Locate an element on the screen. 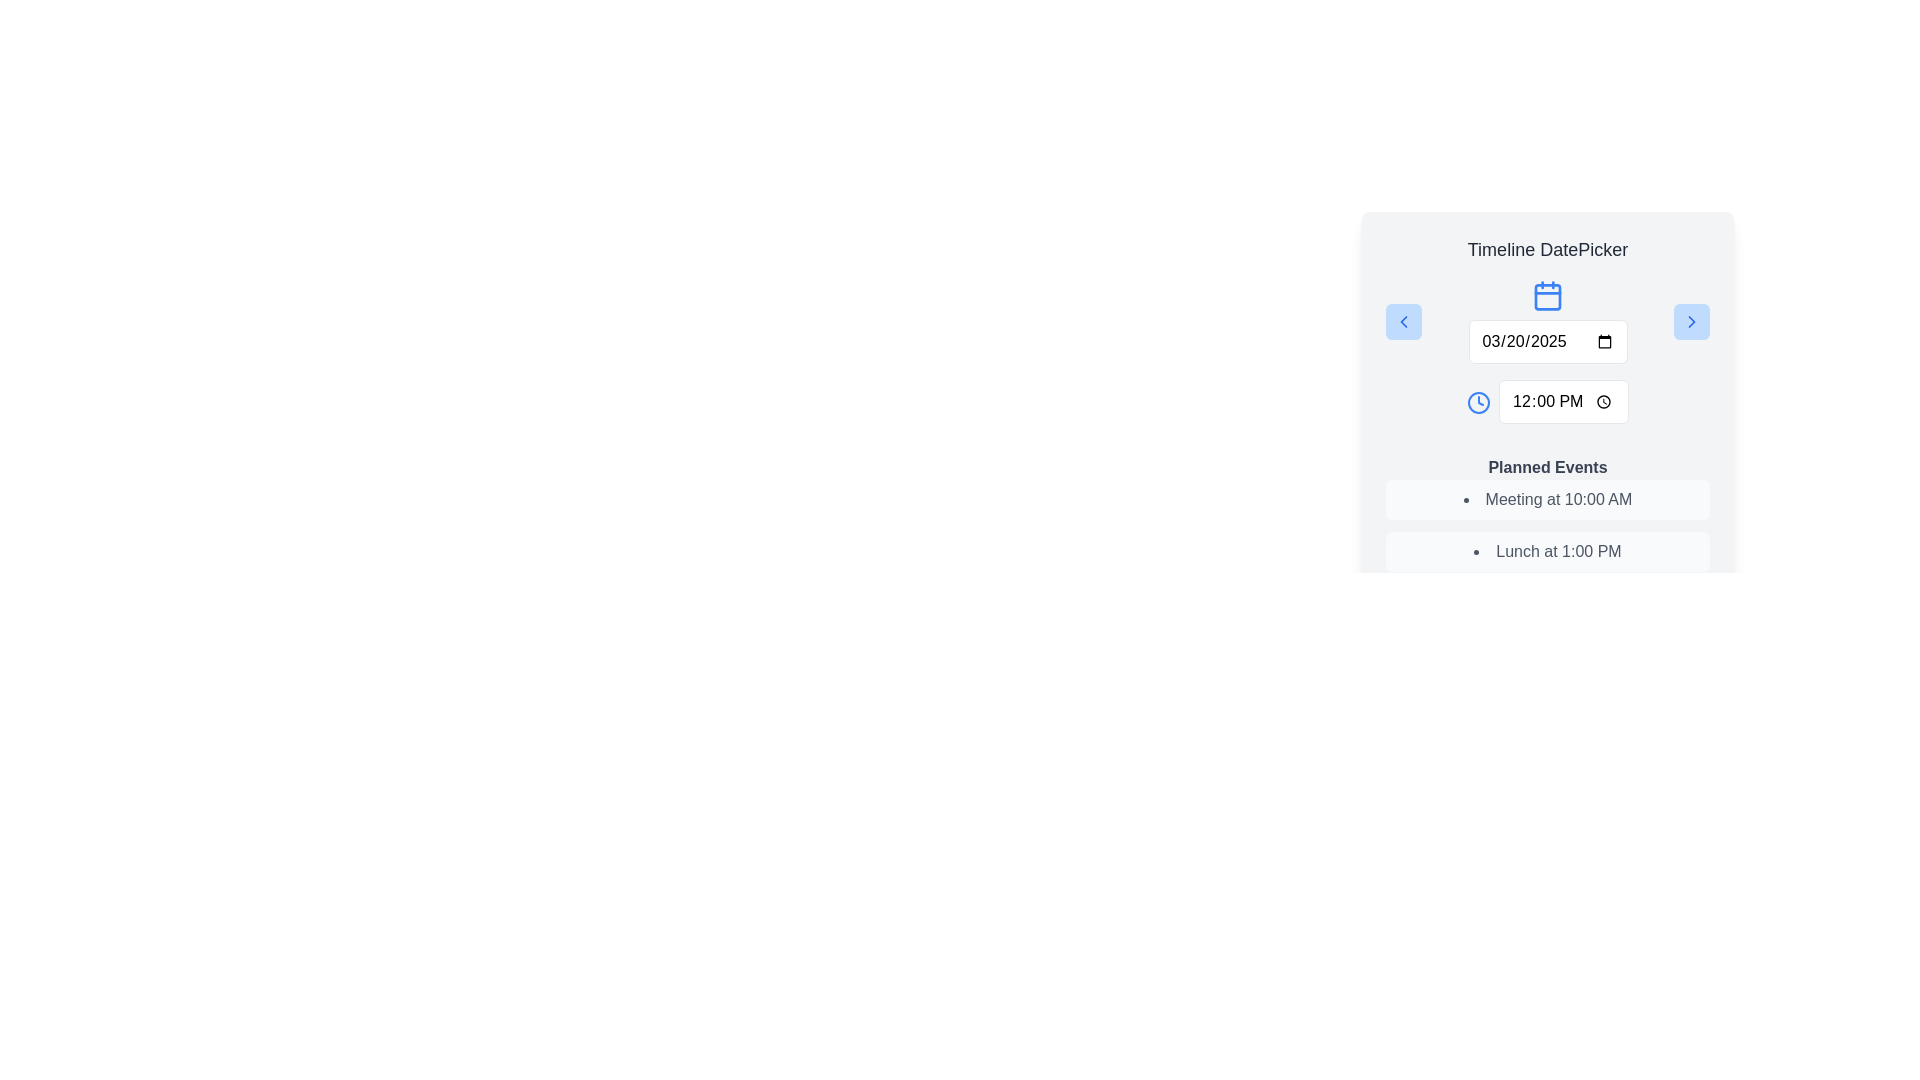 This screenshot has height=1080, width=1920. the Date Selection Component located beneath the 'Timeline DatePicker' header, which includes interactive elements such as left and right chevron buttons, a date display field, and a calendar icon, to trigger tooltips or visual feedback is located at coordinates (1547, 320).